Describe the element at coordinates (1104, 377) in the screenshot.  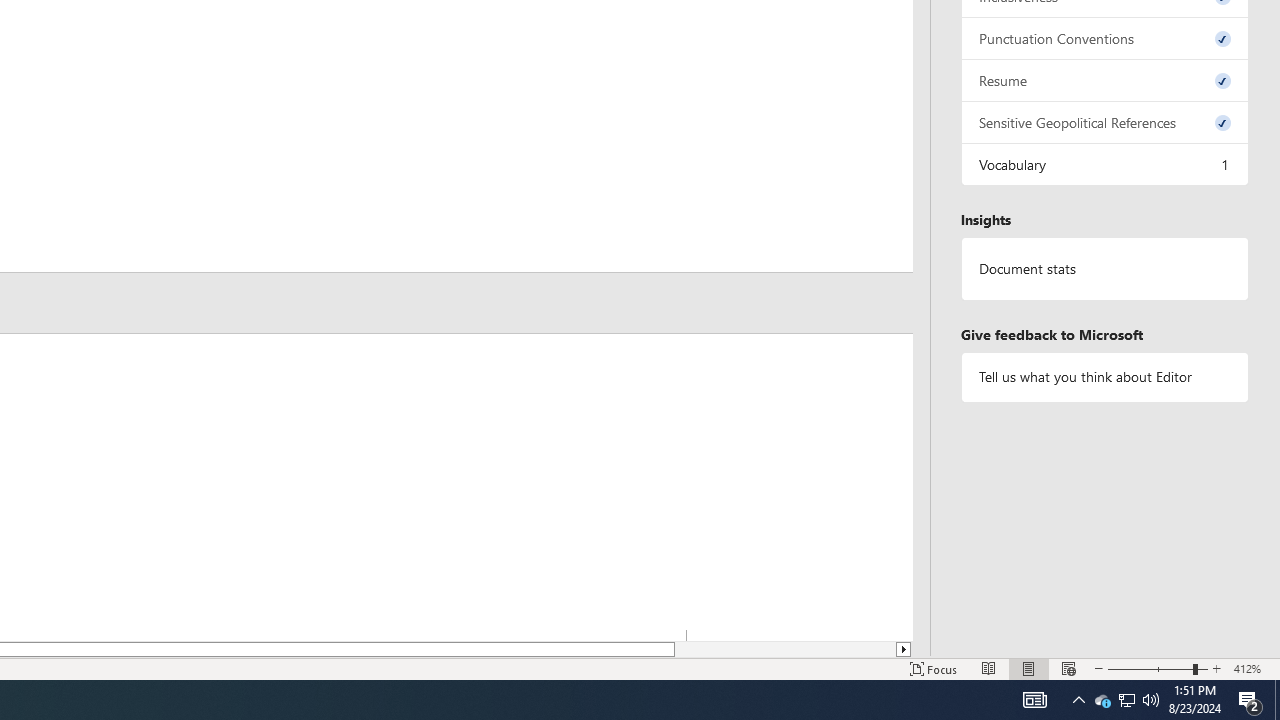
I see `'Tell us what you think about Editor'` at that location.